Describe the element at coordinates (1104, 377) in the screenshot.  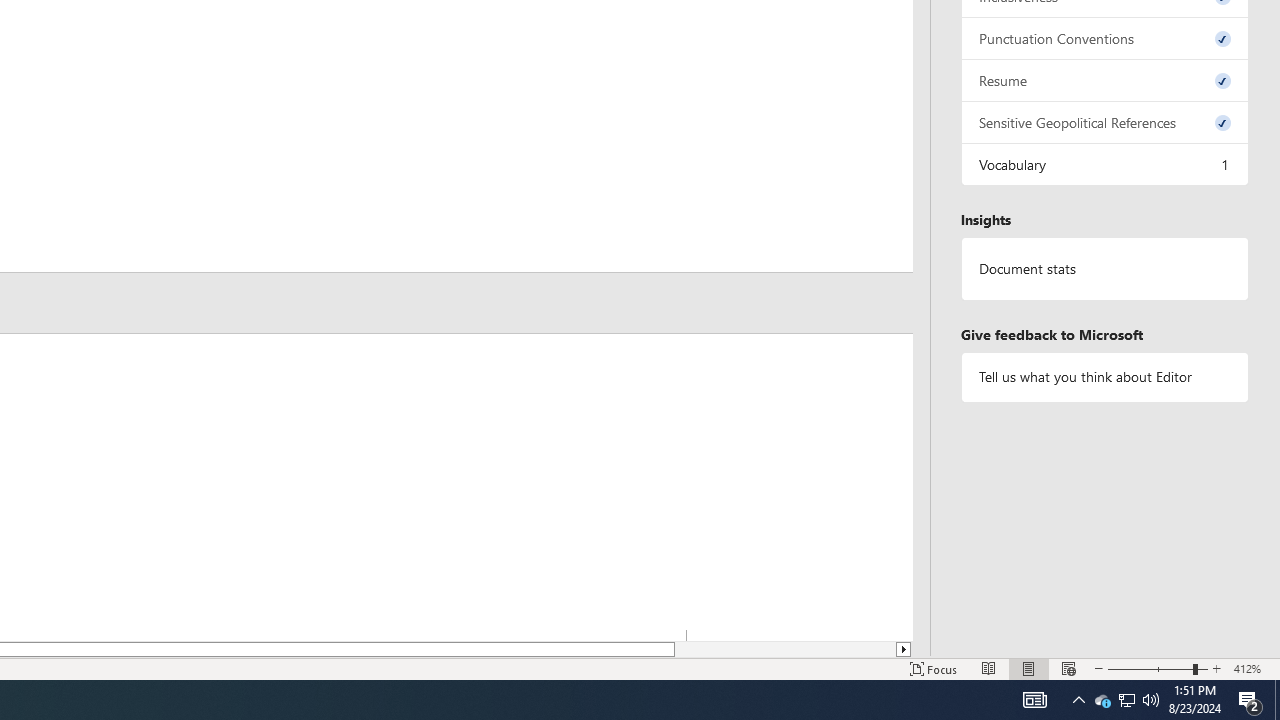
I see `'Tell us what you think about Editor'` at that location.